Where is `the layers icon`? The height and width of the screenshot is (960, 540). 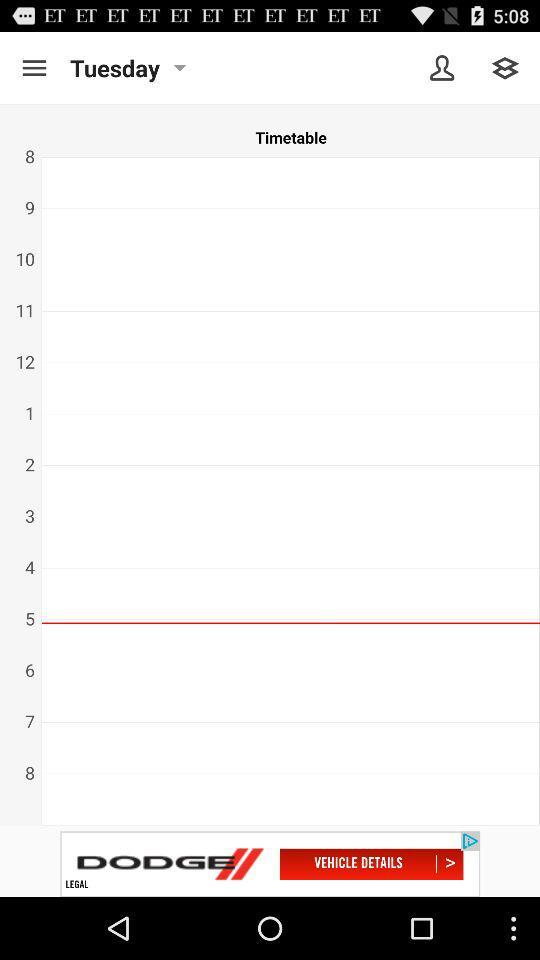 the layers icon is located at coordinates (504, 73).